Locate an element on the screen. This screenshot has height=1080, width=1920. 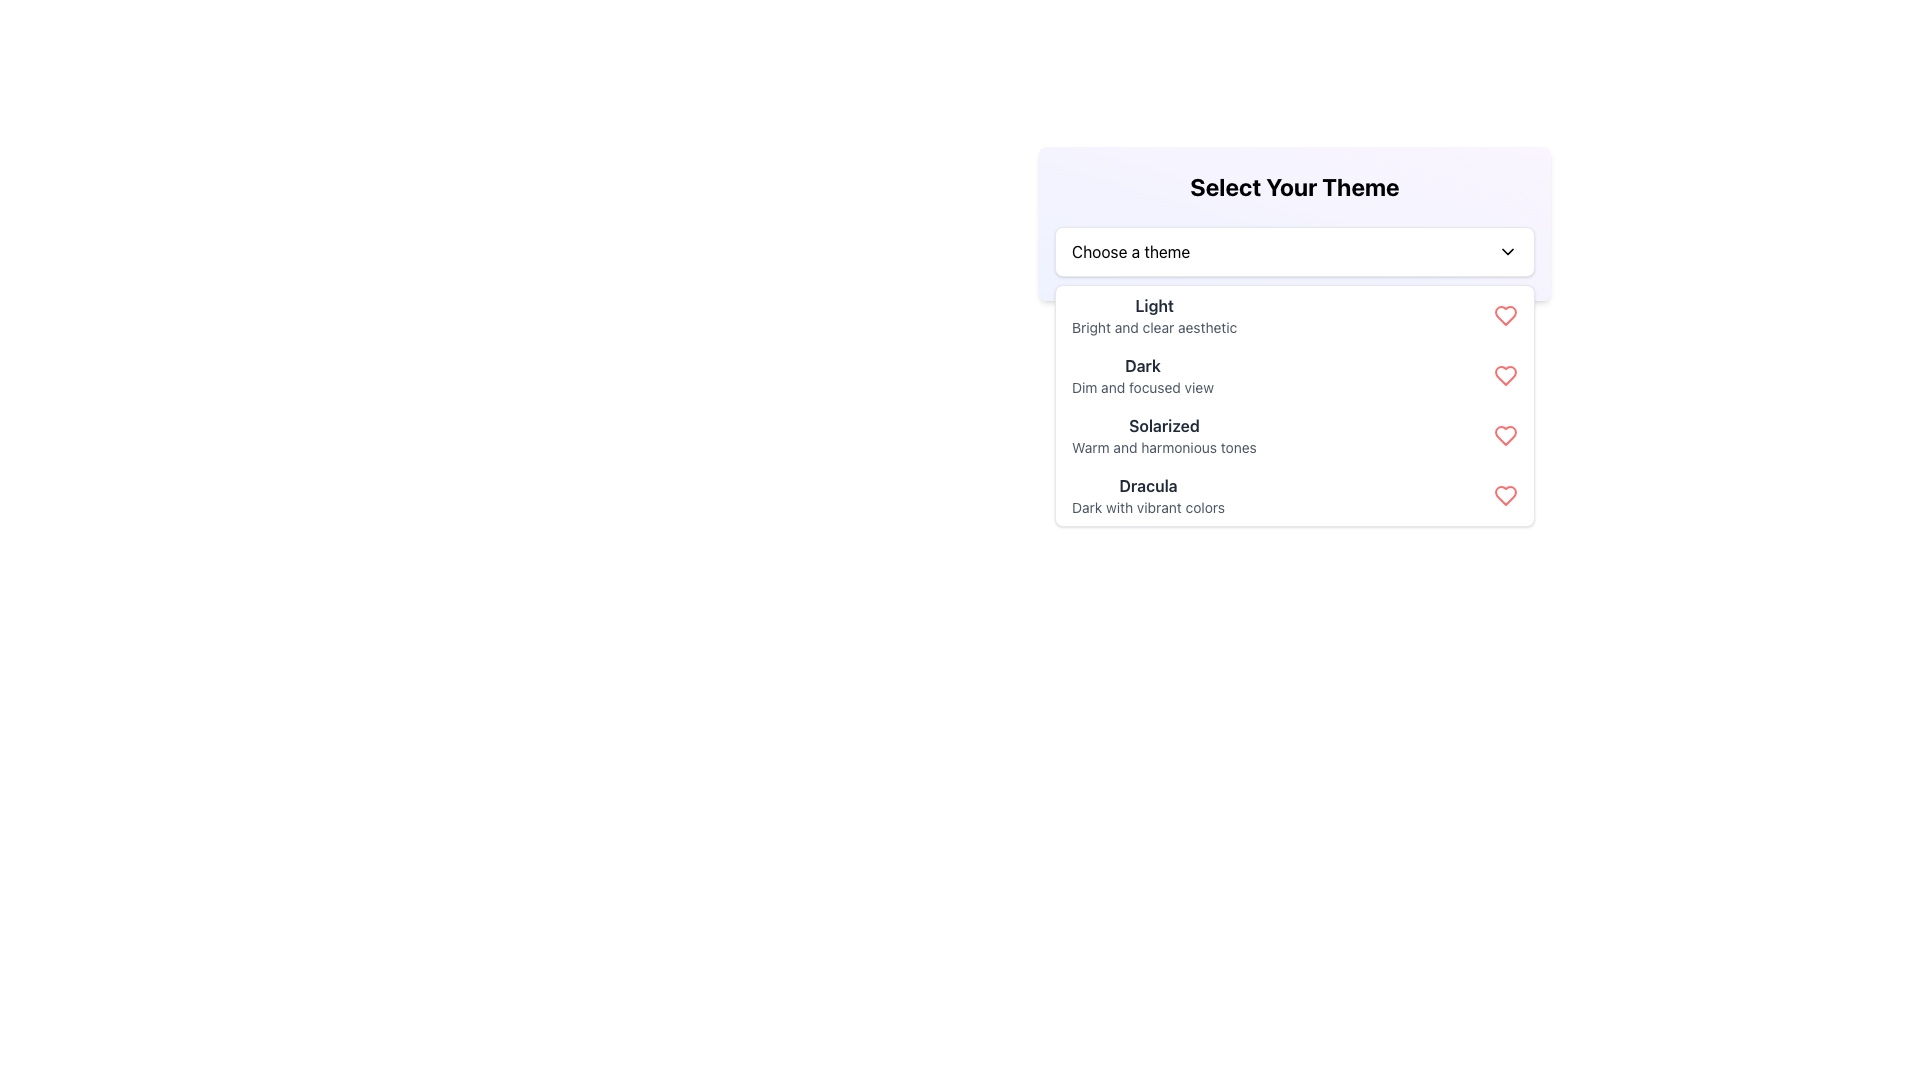
the third item in the theme selection dropdown is located at coordinates (1295, 434).